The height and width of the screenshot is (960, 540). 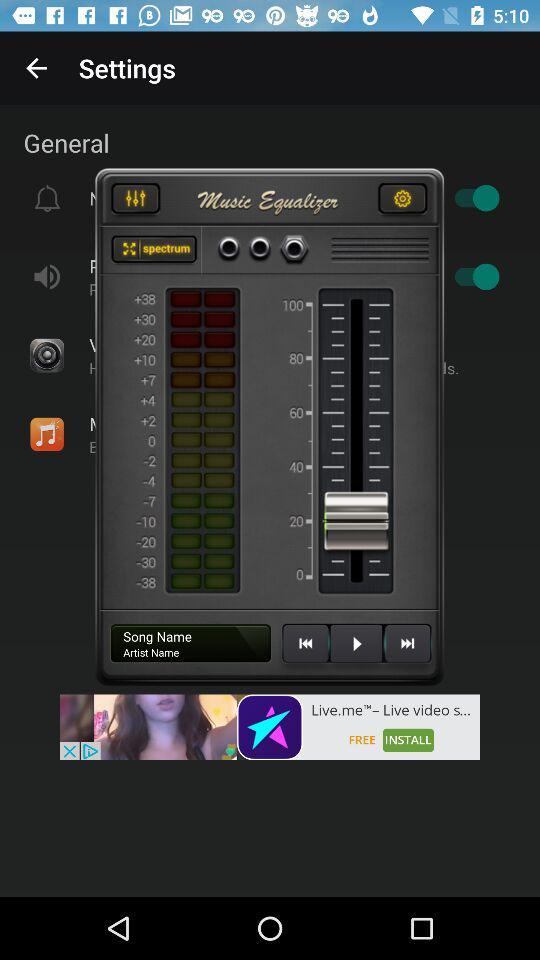 What do you see at coordinates (306, 650) in the screenshot?
I see `the av_rewind icon` at bounding box center [306, 650].